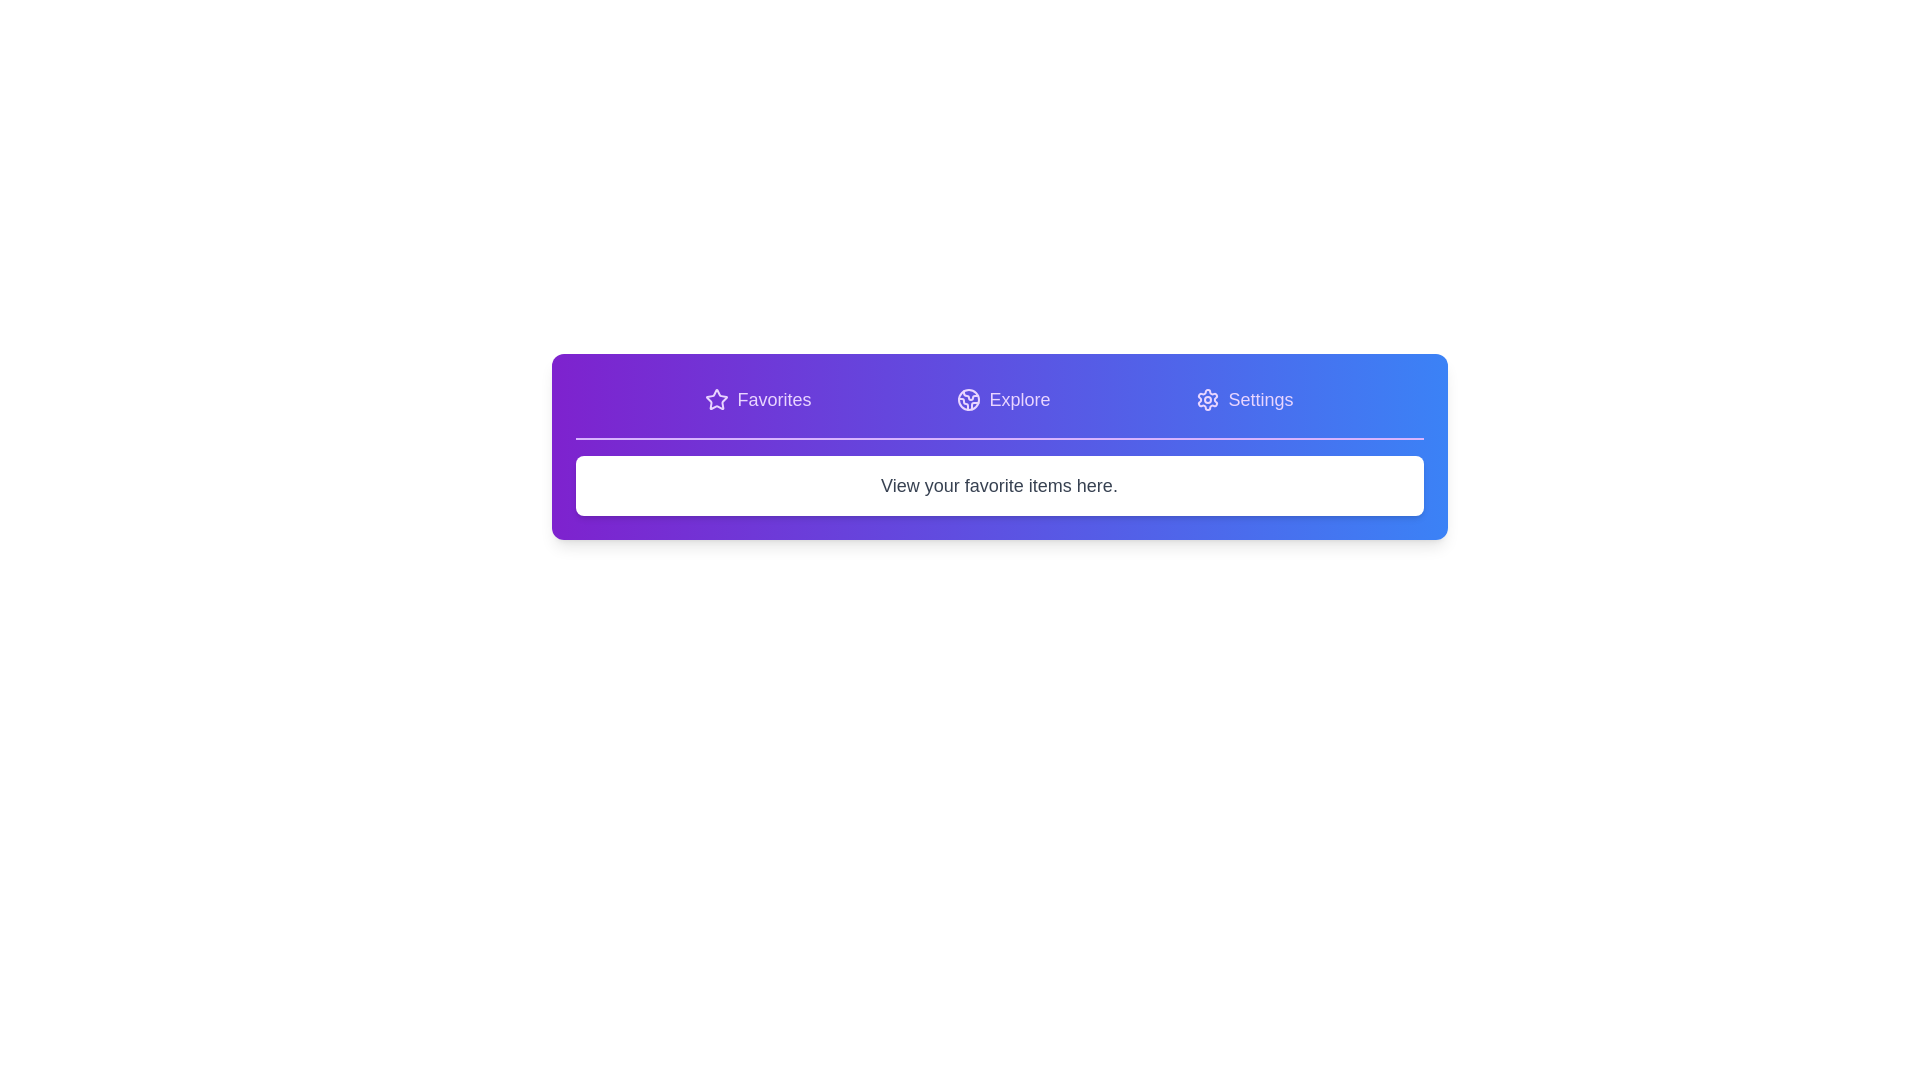  What do you see at coordinates (1243, 400) in the screenshot?
I see `the Settings tab to view its content` at bounding box center [1243, 400].